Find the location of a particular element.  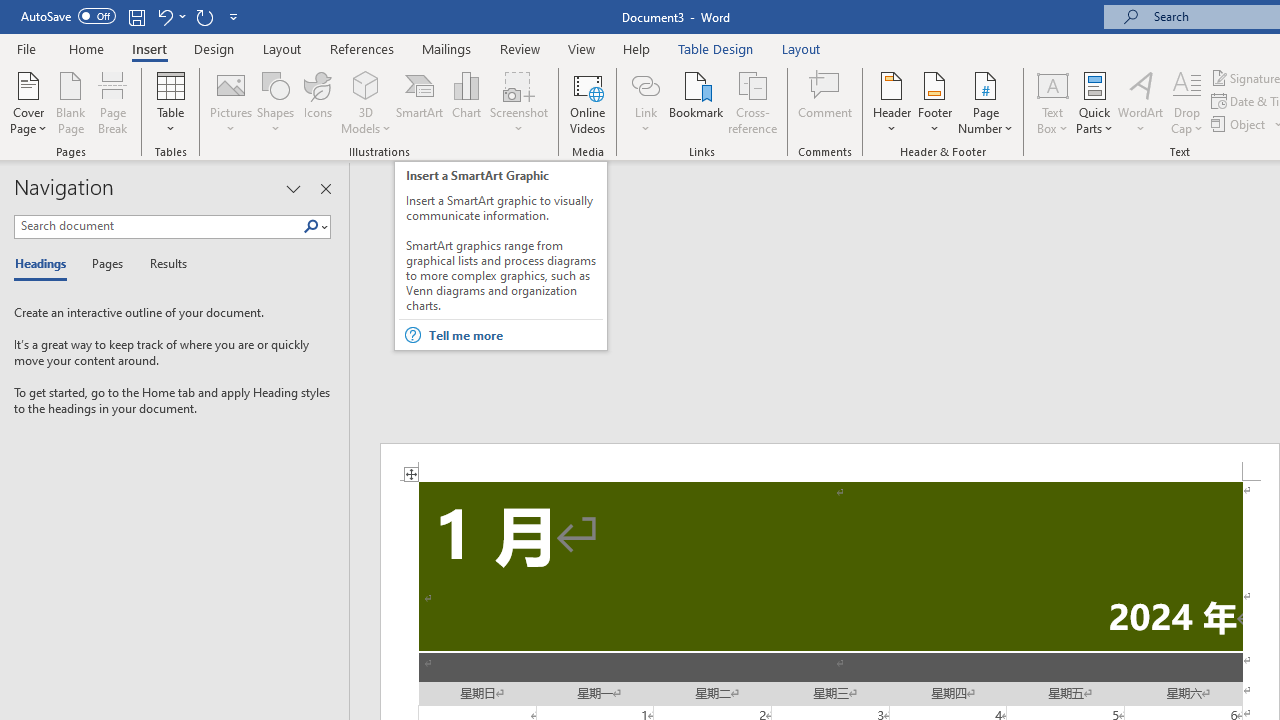

'Bookmark...' is located at coordinates (696, 103).